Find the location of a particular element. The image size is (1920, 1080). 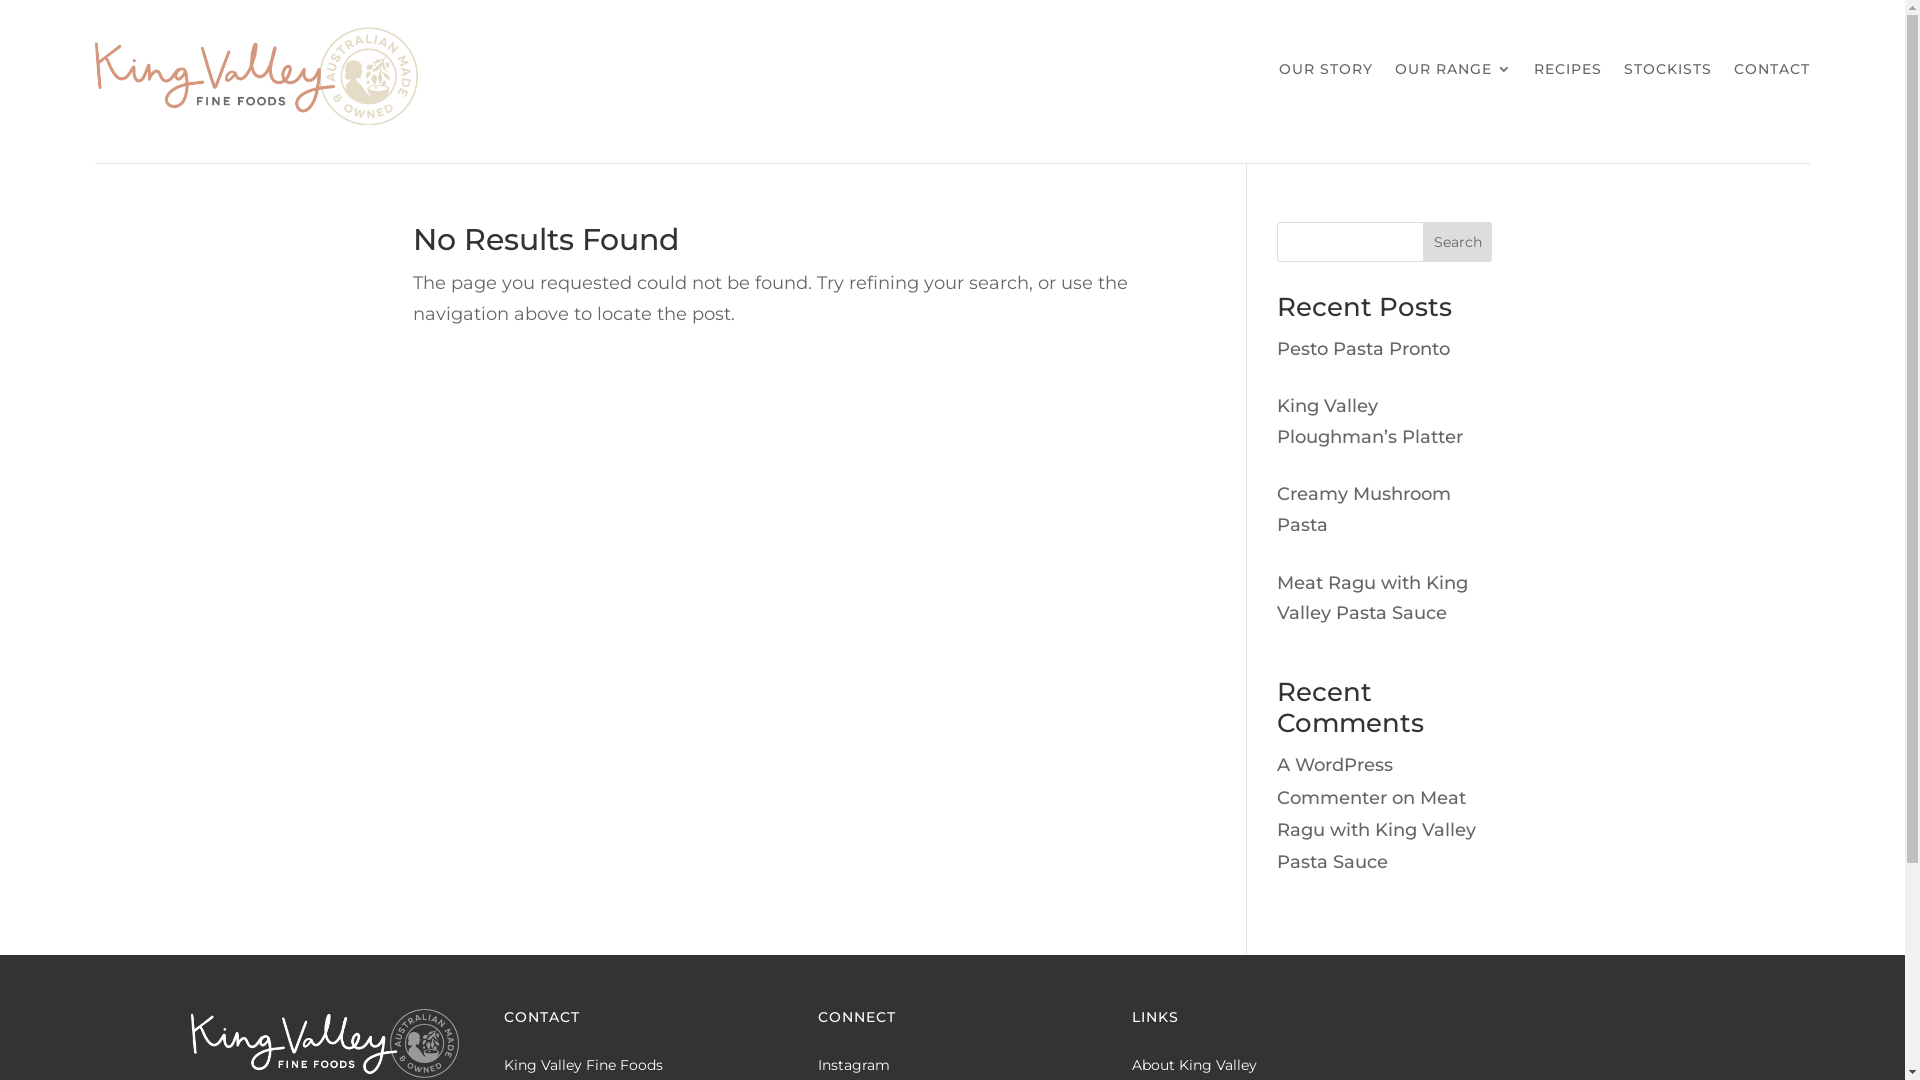

'STOCKISTS' is located at coordinates (1668, 72).